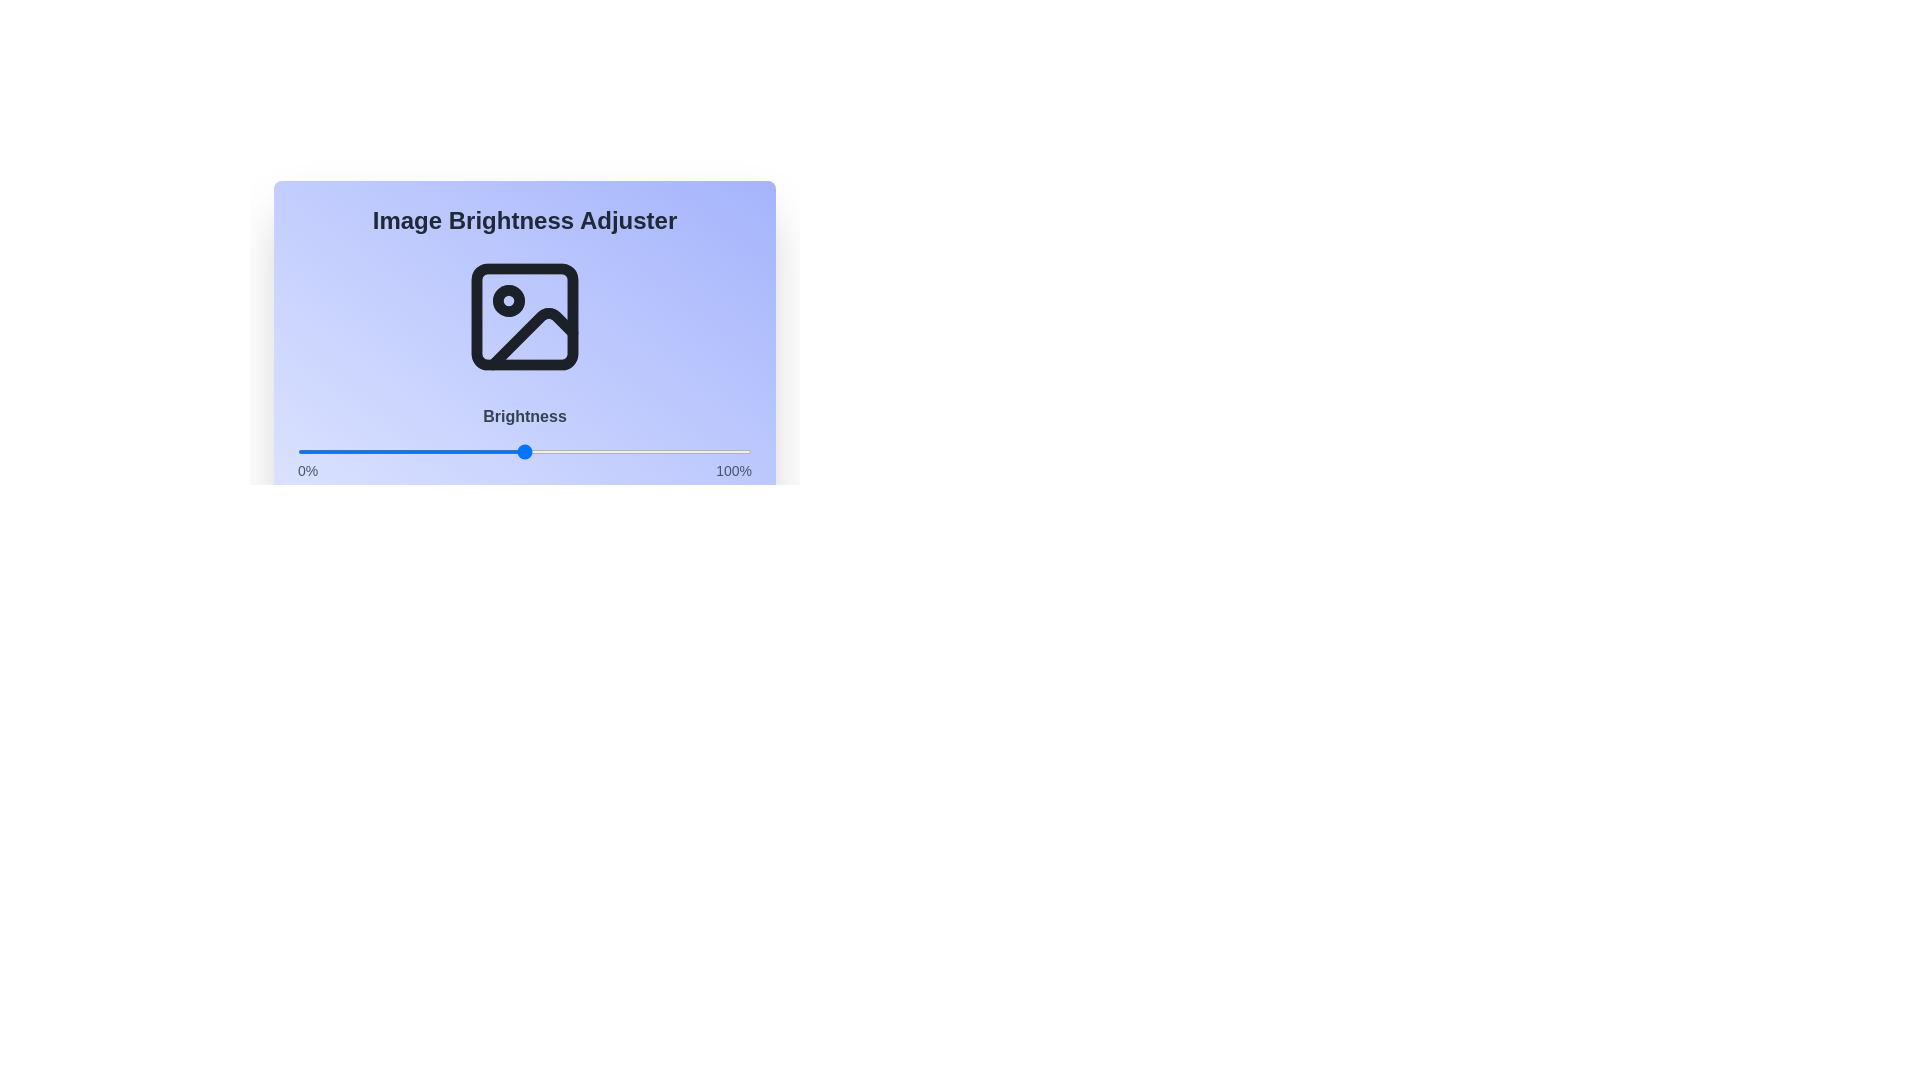 The image size is (1920, 1080). Describe the element at coordinates (315, 451) in the screenshot. I see `the brightness slider to 4%` at that location.